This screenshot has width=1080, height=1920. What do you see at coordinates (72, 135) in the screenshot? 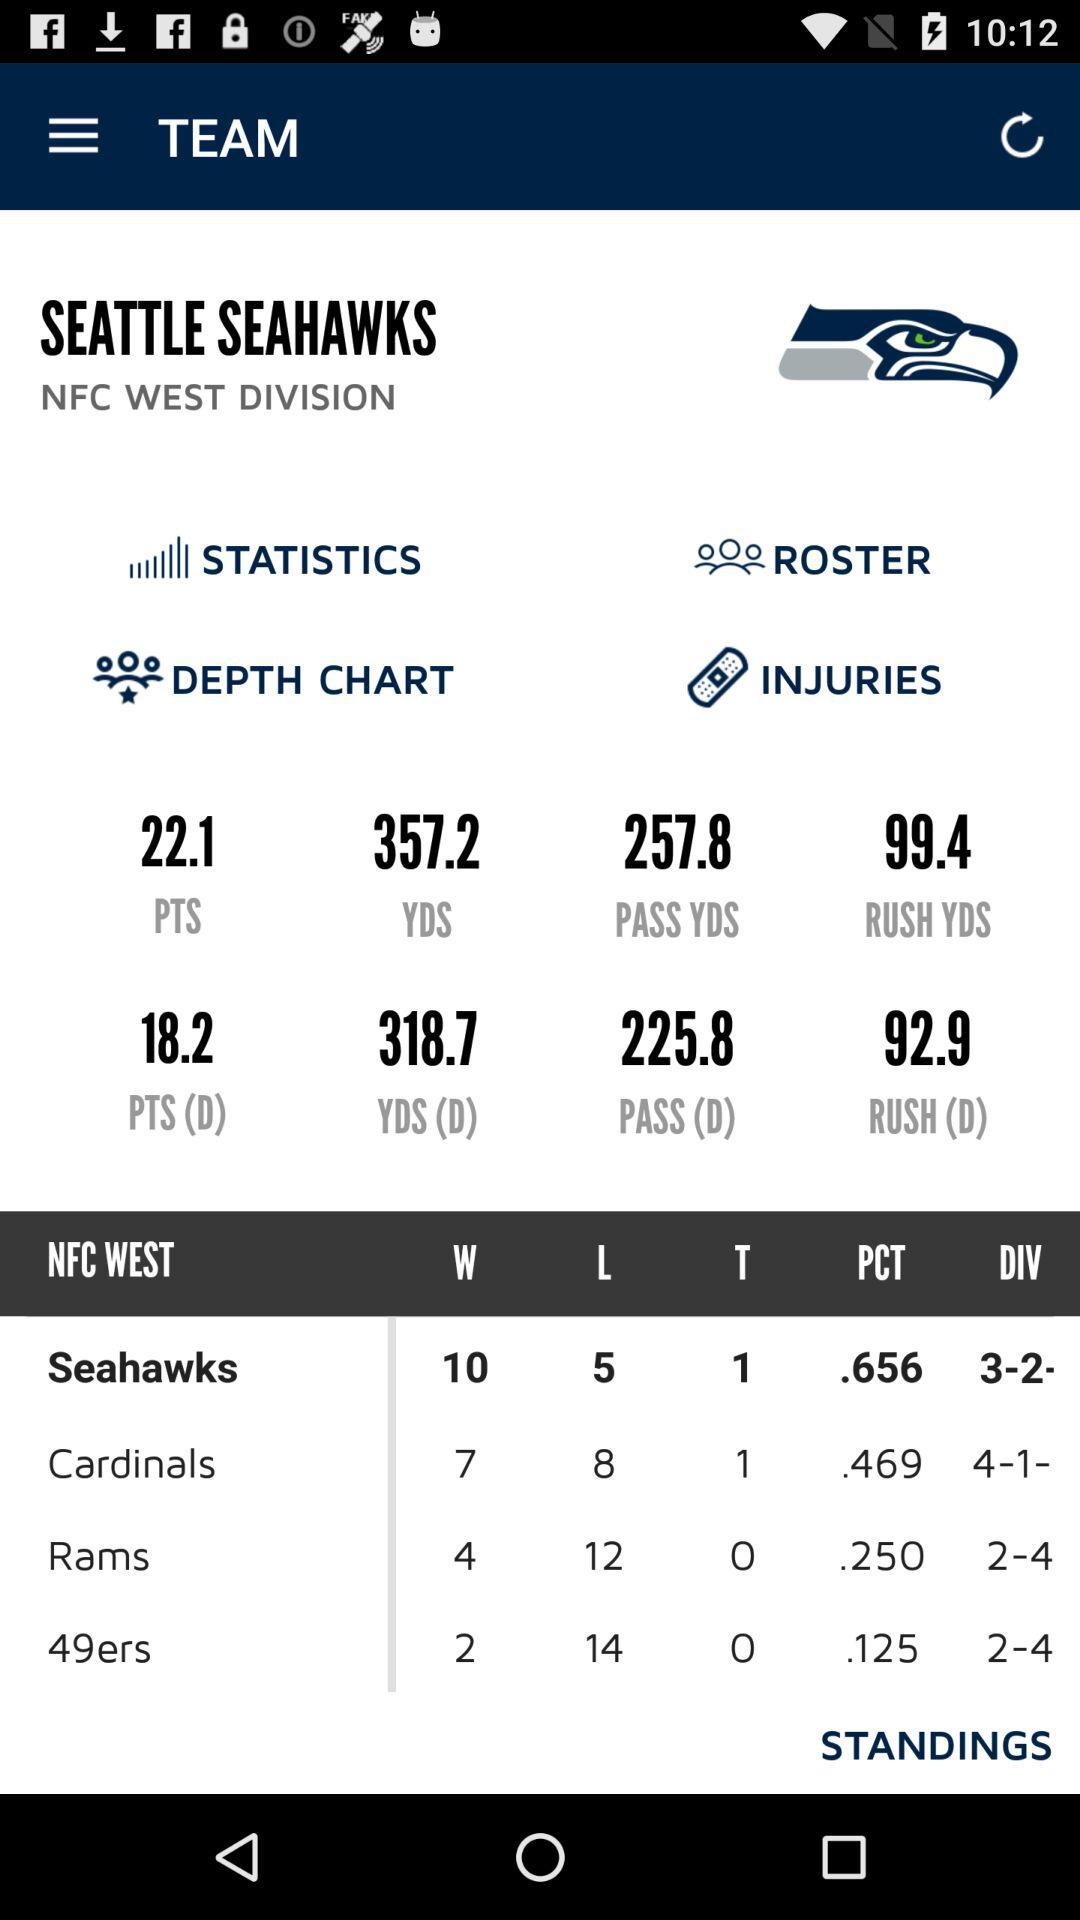
I see `item above the seattle seahawks icon` at bounding box center [72, 135].